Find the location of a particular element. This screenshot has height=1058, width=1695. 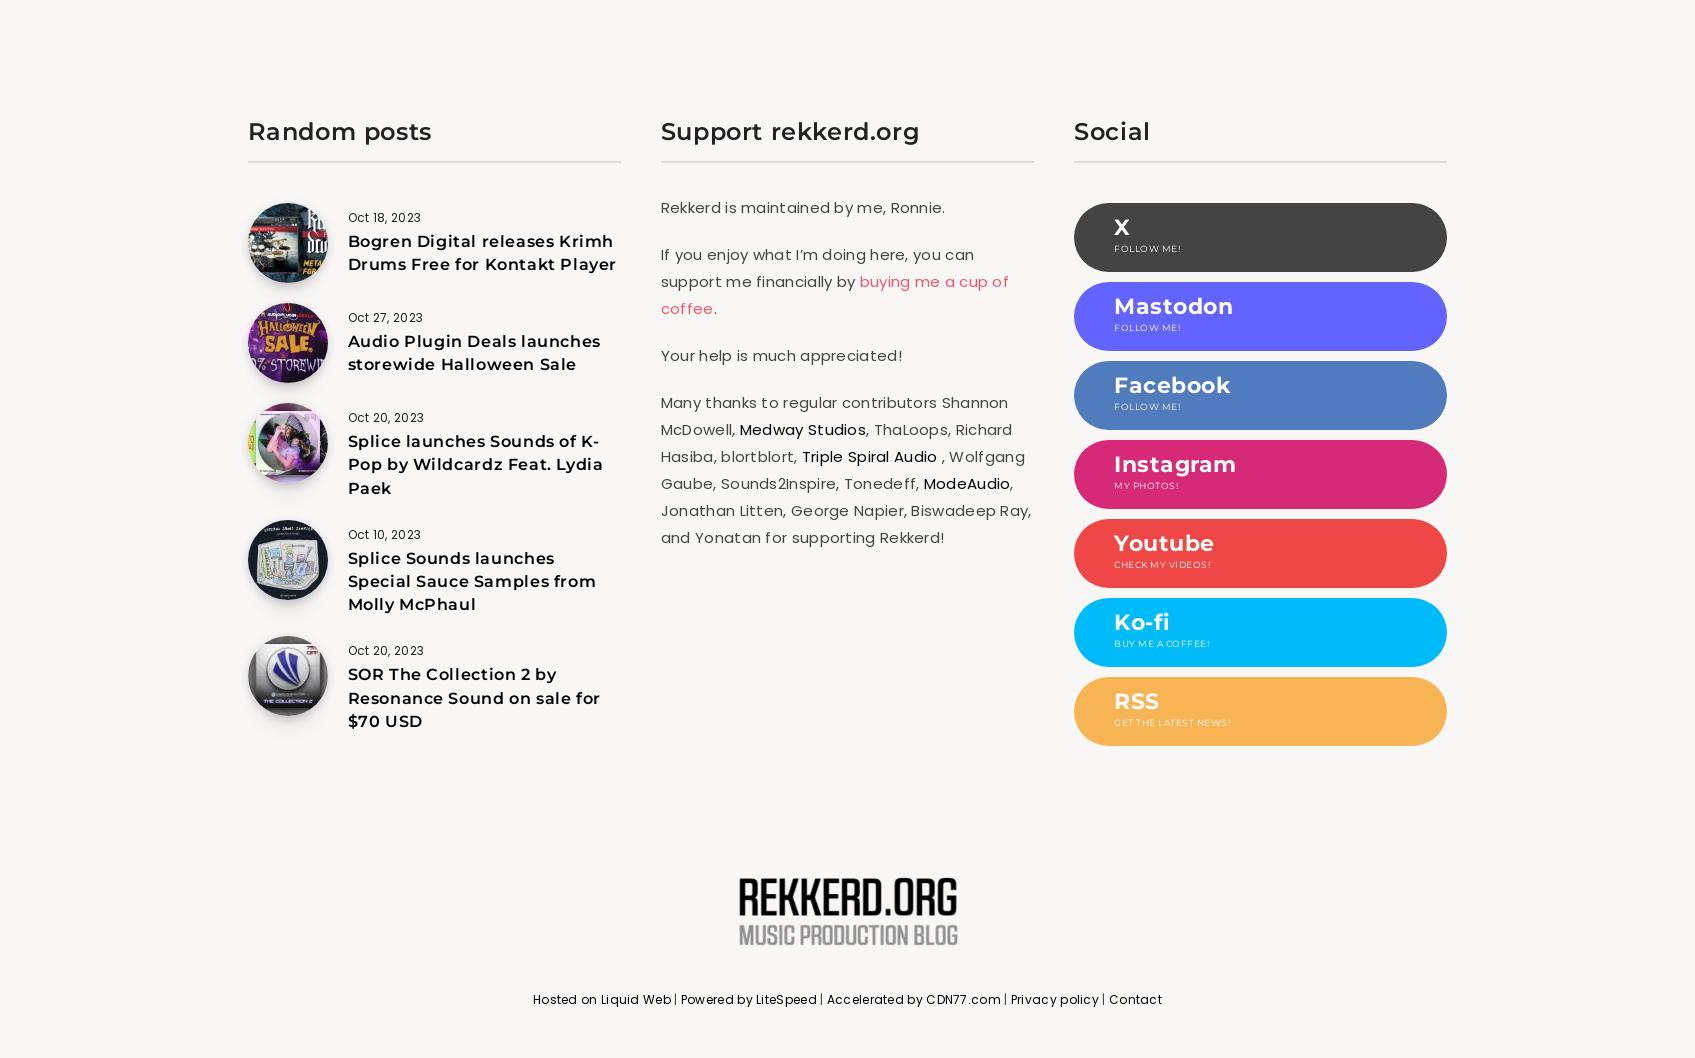

'Audio Plugin Deals launches storewide Halloween Sale' is located at coordinates (472, 351).